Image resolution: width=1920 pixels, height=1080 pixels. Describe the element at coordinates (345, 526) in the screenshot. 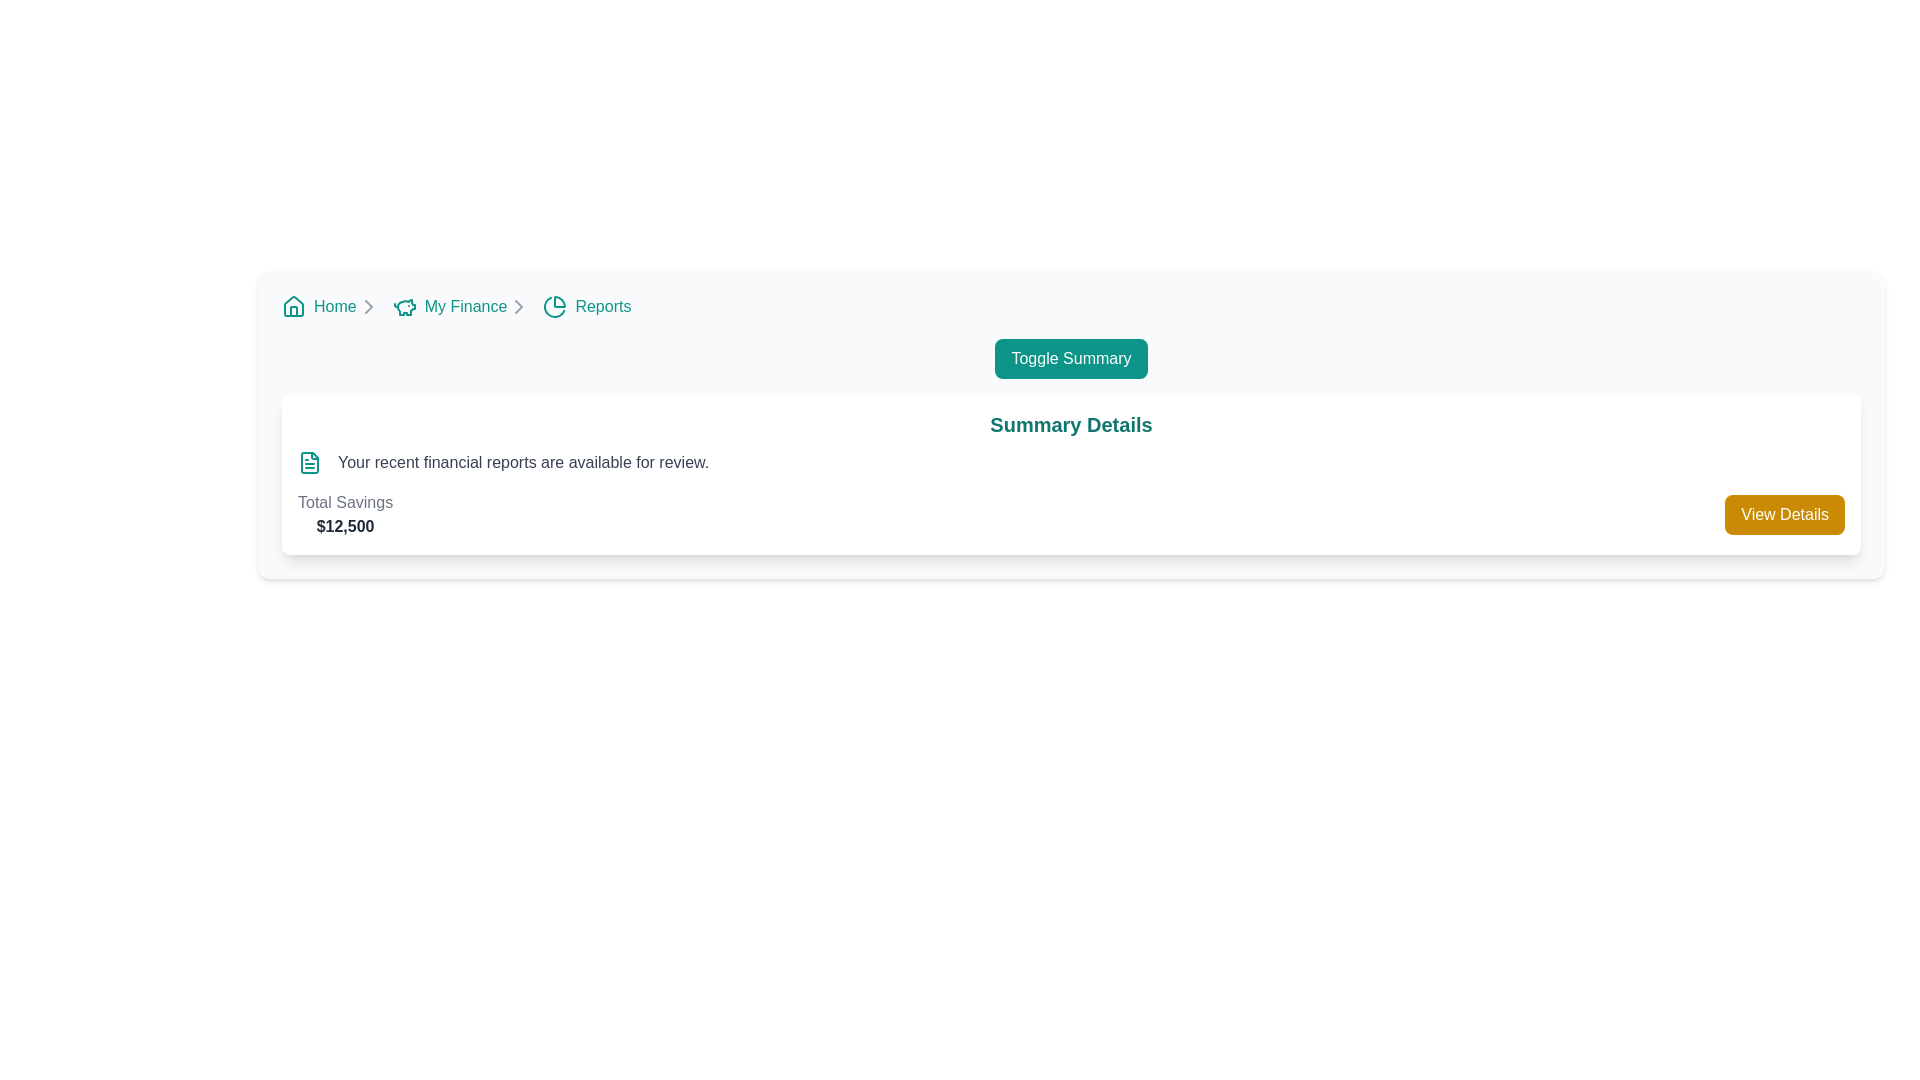

I see `the bolded text displaying the monetary value "$12,500" located below the label "Total Savings" in the lower-left portion of the interface` at that location.